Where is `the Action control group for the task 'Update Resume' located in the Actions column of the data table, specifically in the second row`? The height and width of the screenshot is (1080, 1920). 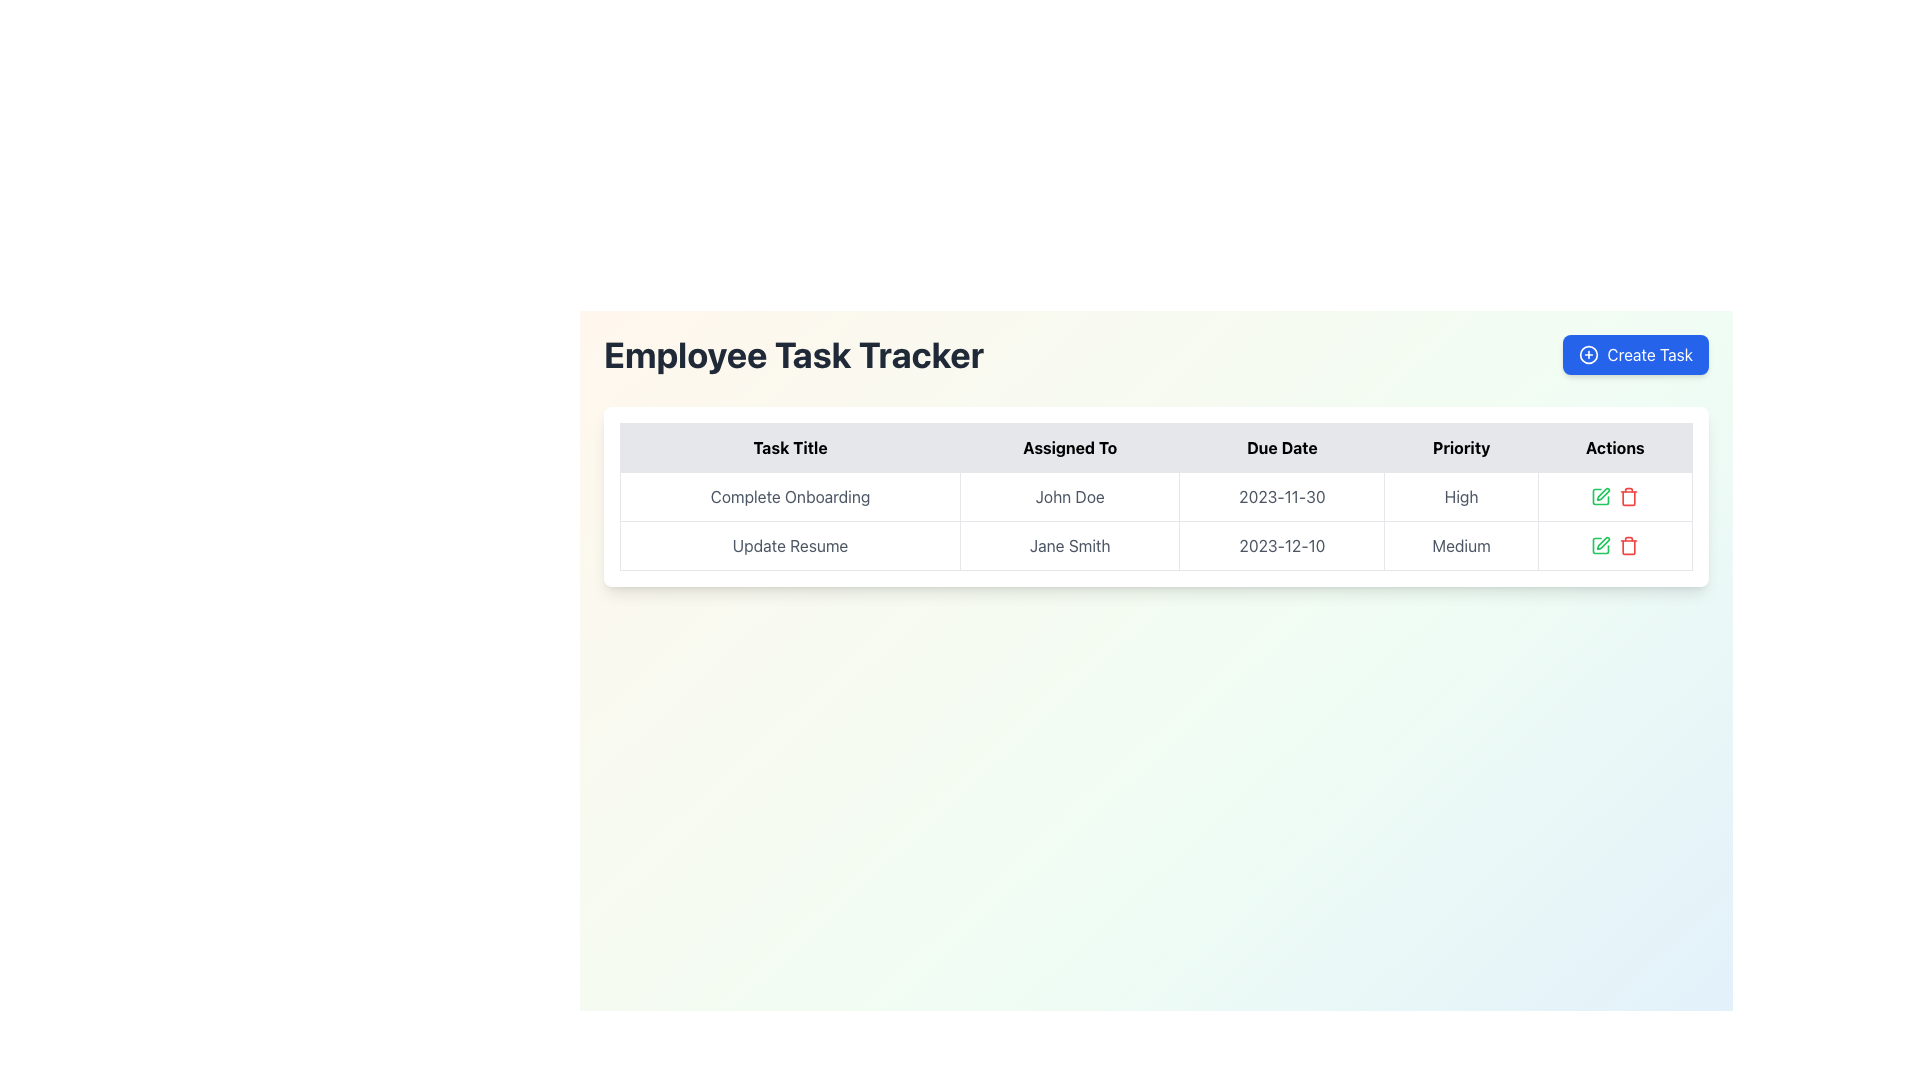
the Action control group for the task 'Update Resume' located in the Actions column of the data table, specifically in the second row is located at coordinates (1615, 546).